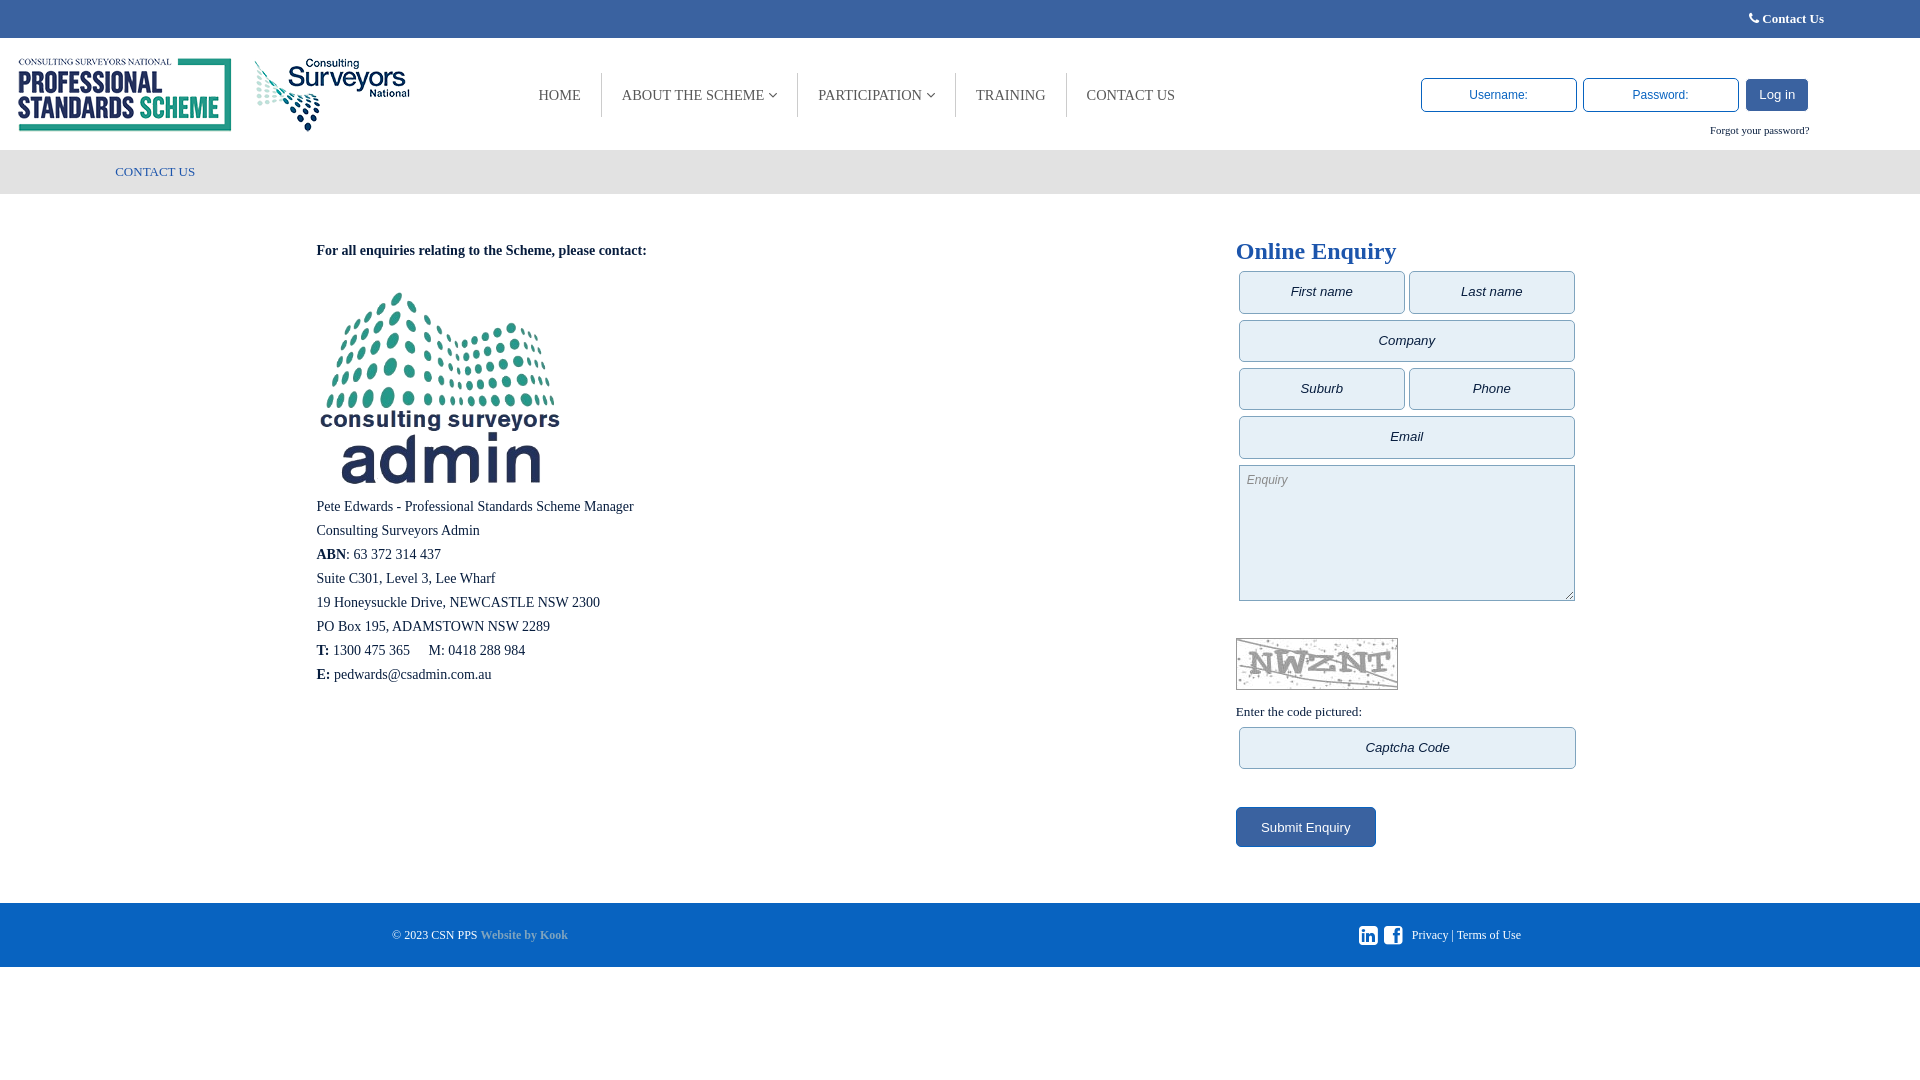 This screenshot has height=1080, width=1920. Describe the element at coordinates (877, 95) in the screenshot. I see `'PARTICIPATION'` at that location.